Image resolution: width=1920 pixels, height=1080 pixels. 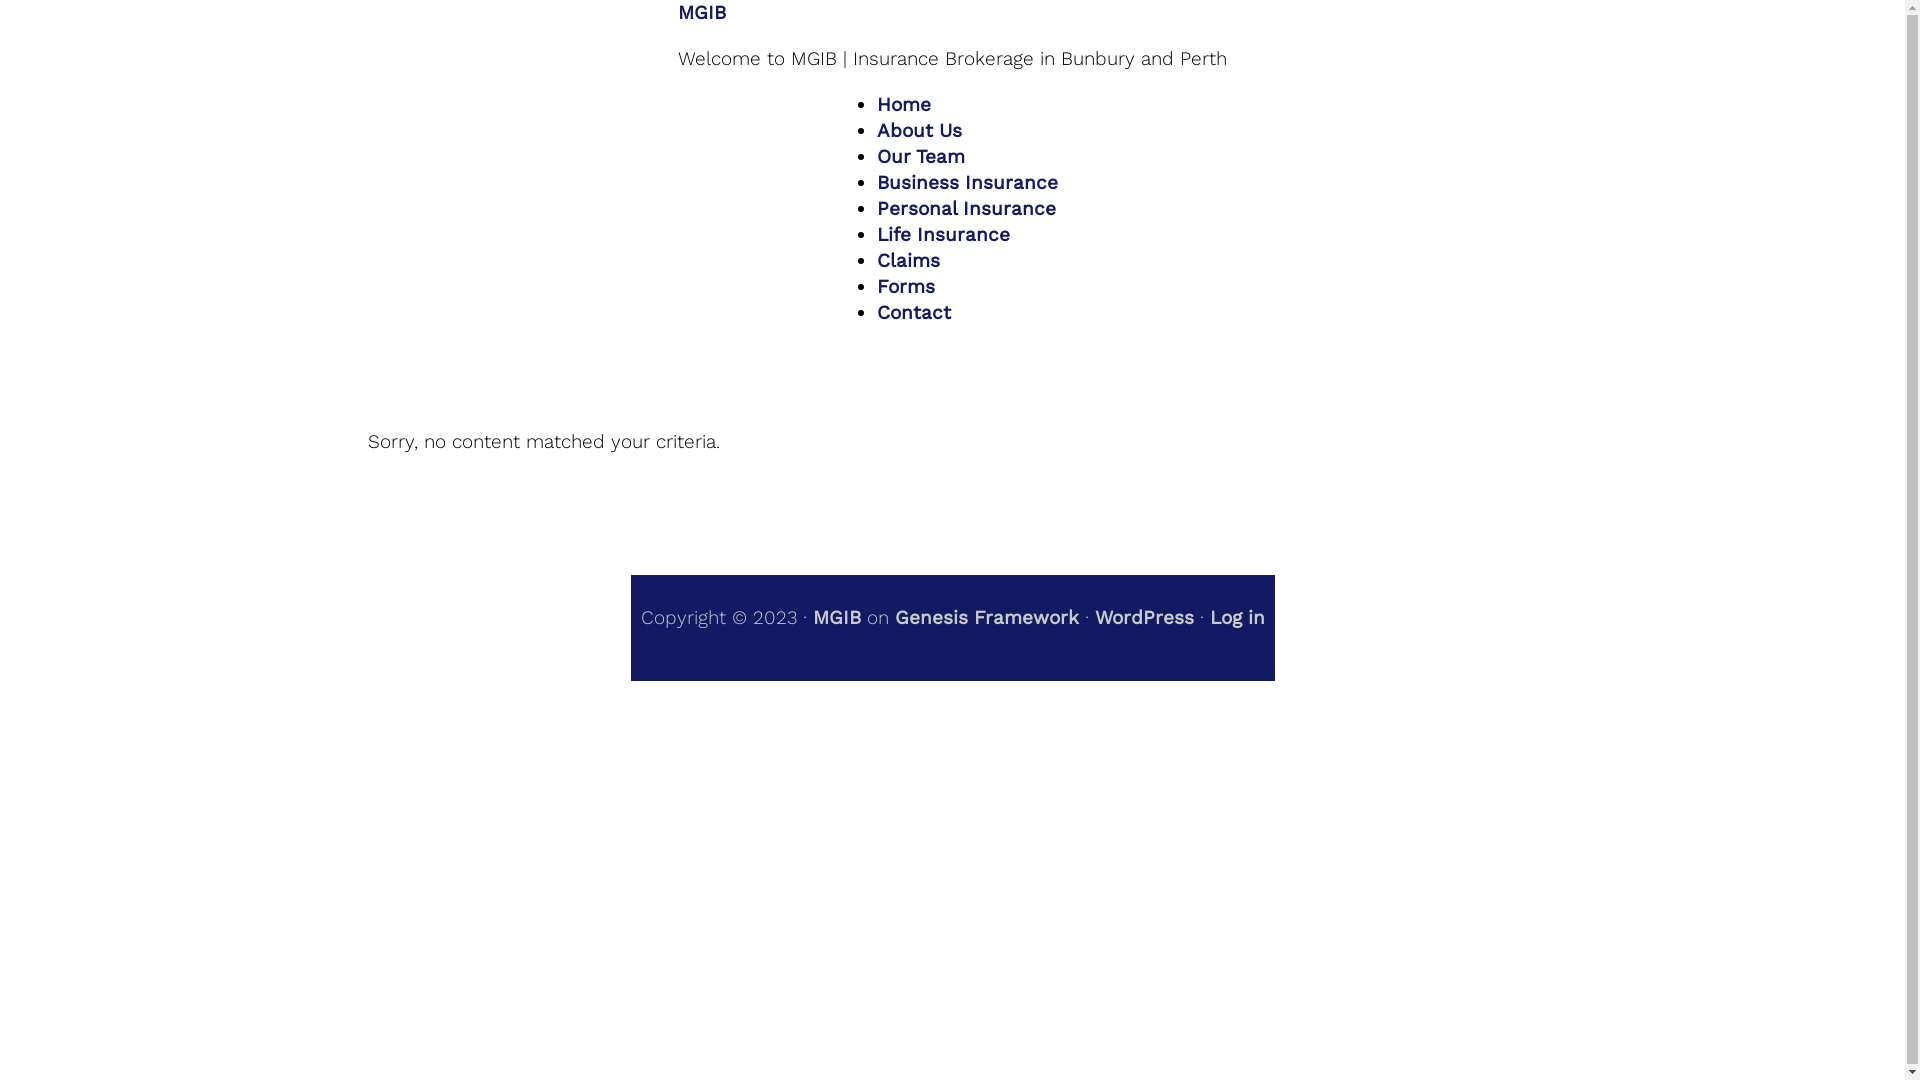 I want to click on 'Our Team', so click(x=920, y=155).